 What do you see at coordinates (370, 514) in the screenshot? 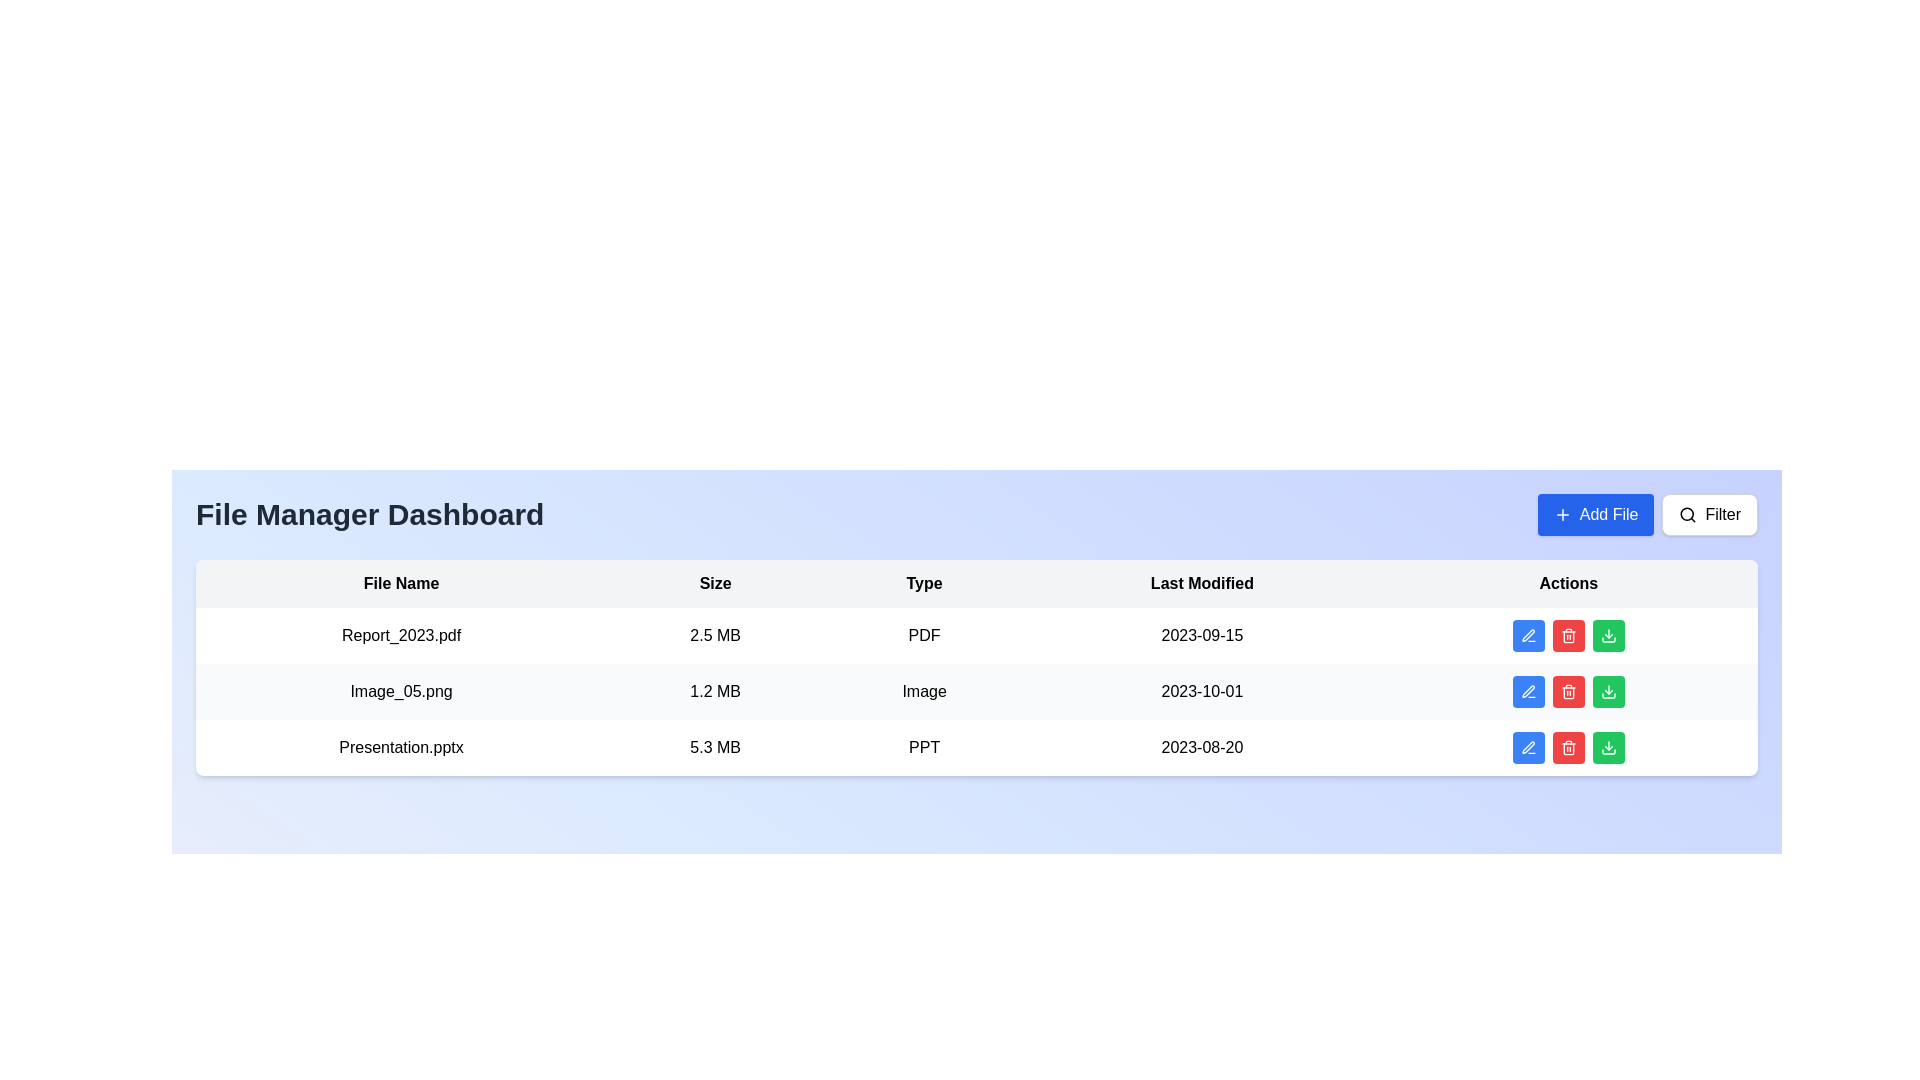
I see `the Text Header element that serves as the title for the file management dashboard, located at the leftmost position in the header area` at bounding box center [370, 514].